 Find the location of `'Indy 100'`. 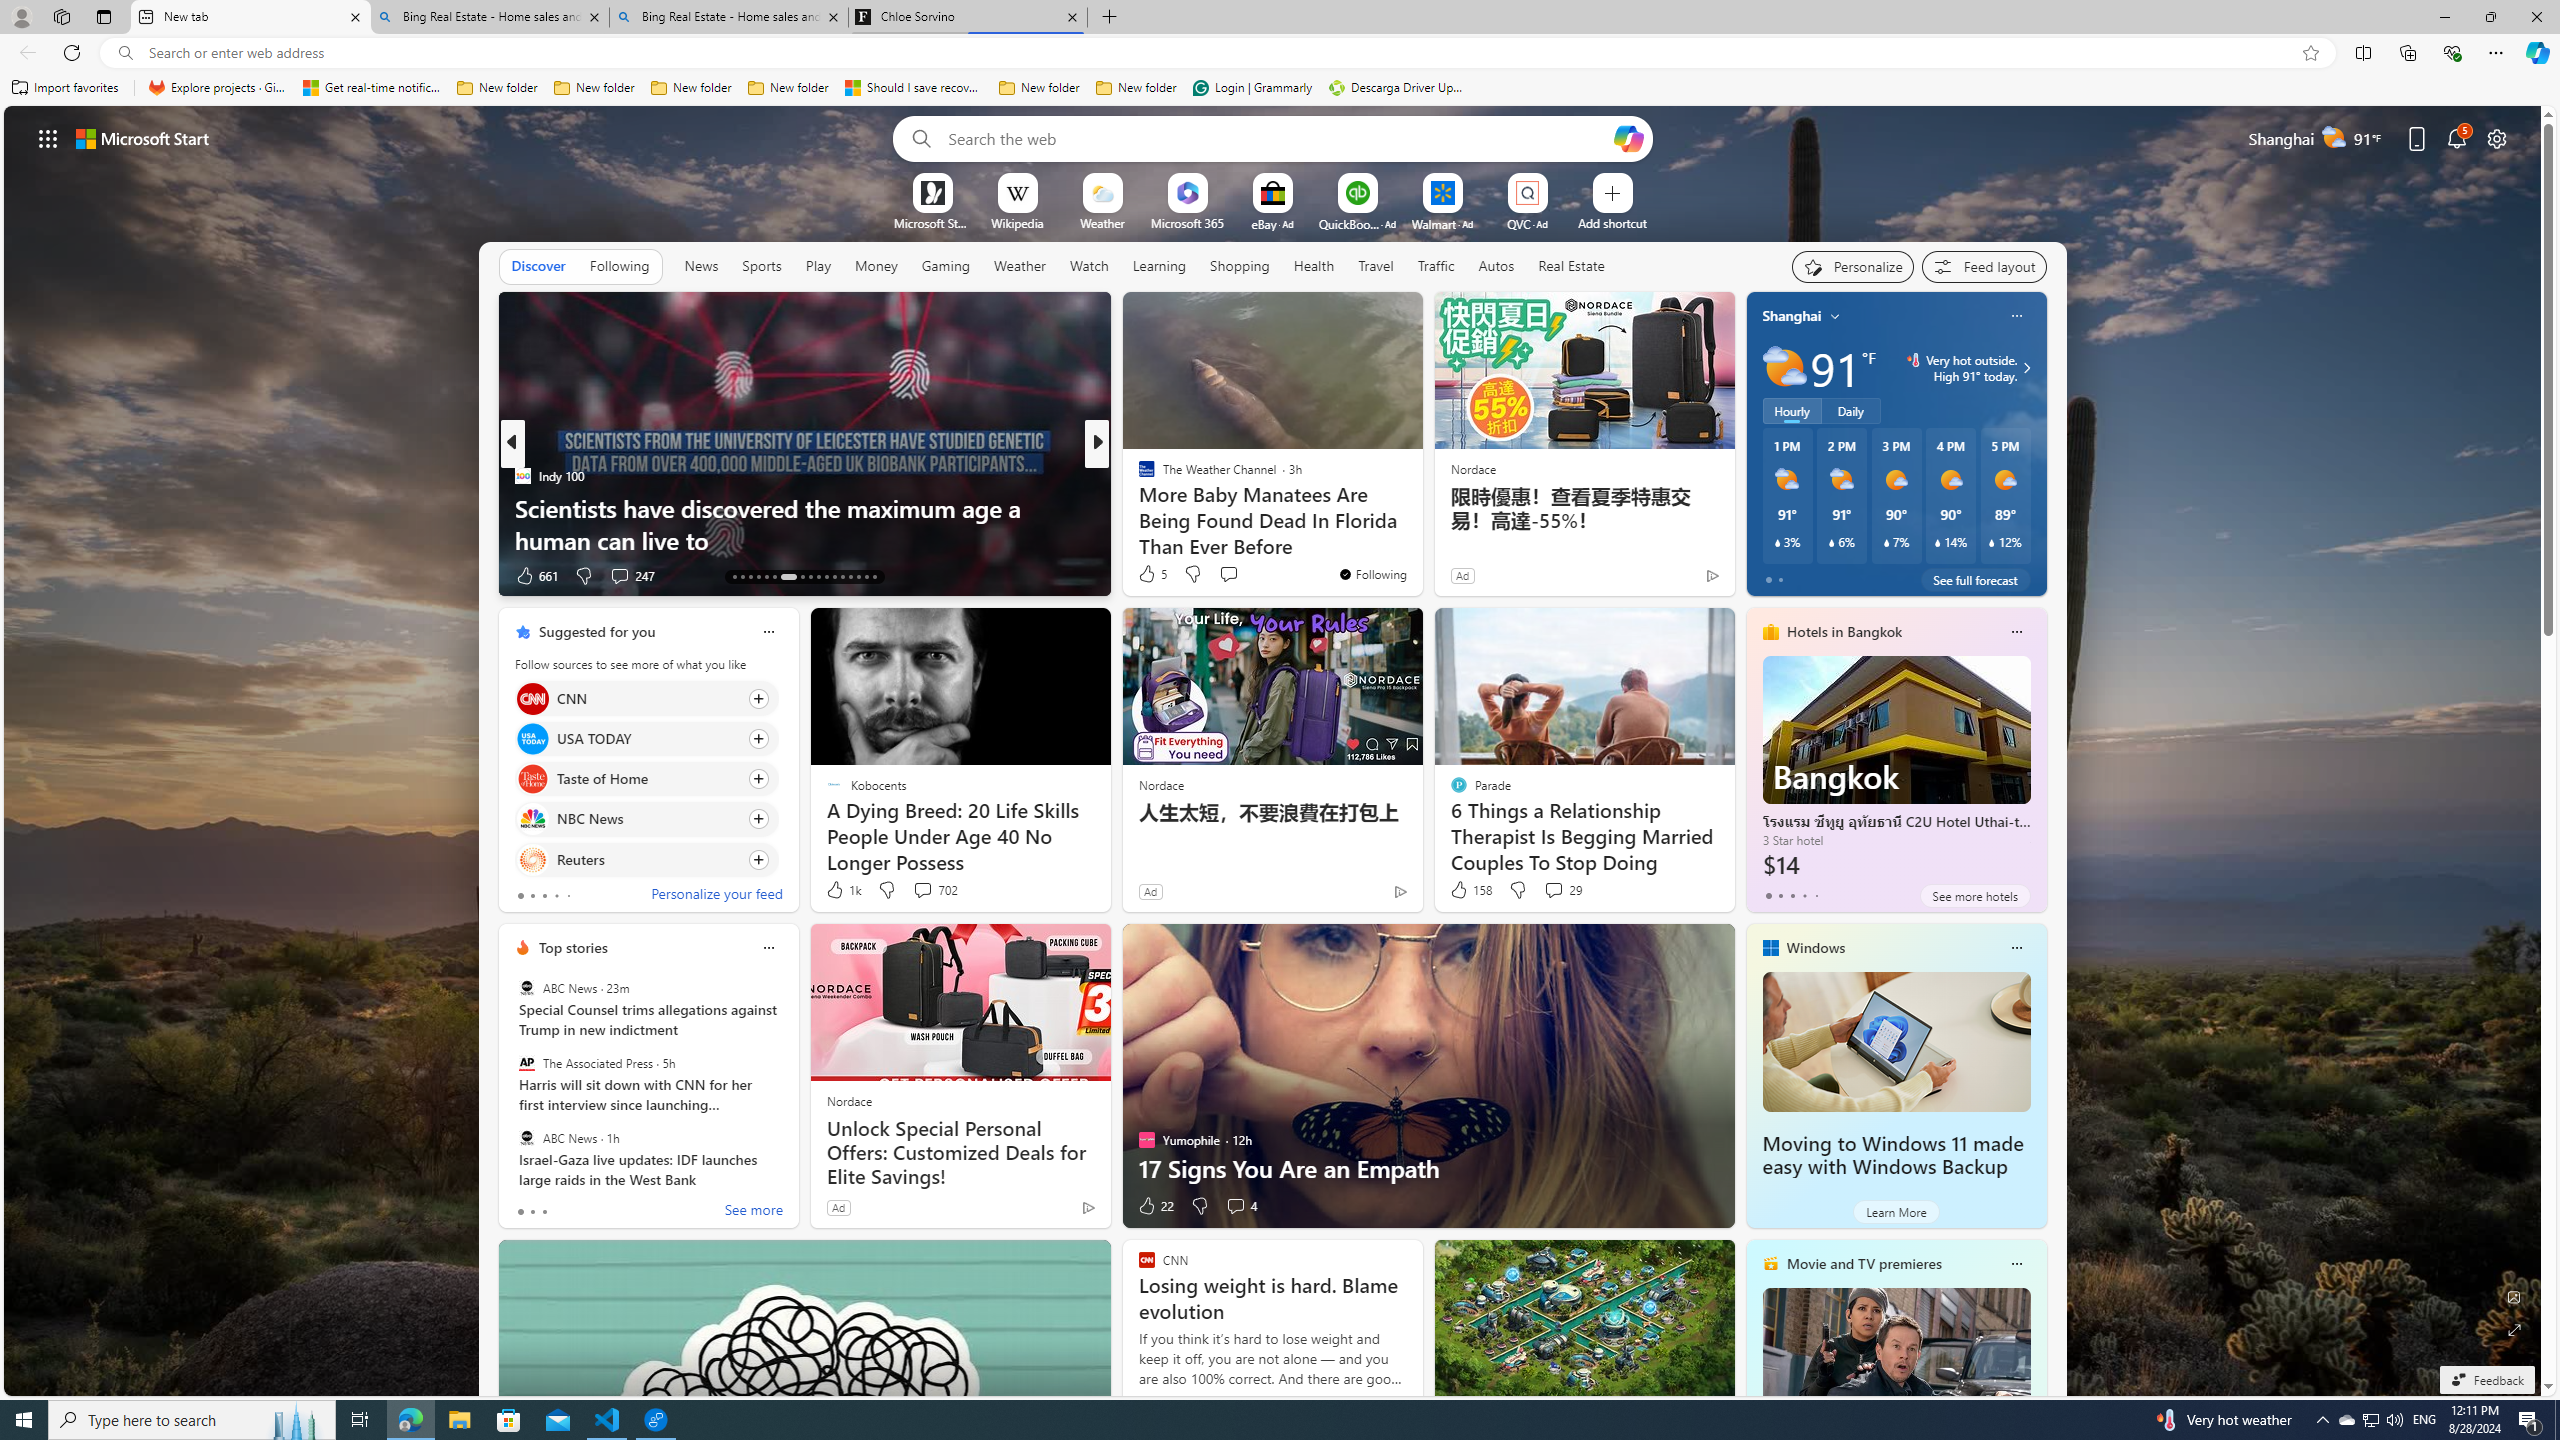

'Indy 100' is located at coordinates (521, 474).